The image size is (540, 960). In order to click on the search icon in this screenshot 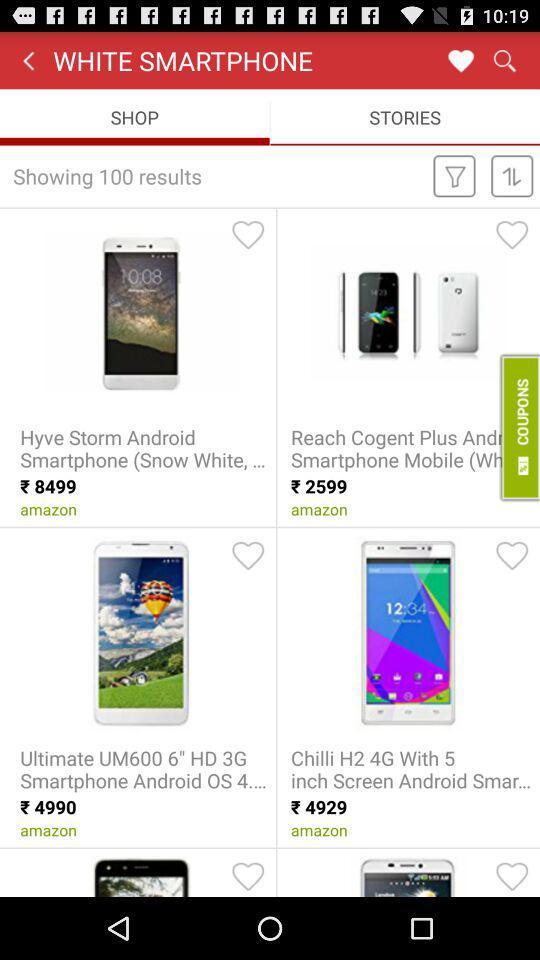, I will do `click(503, 64)`.